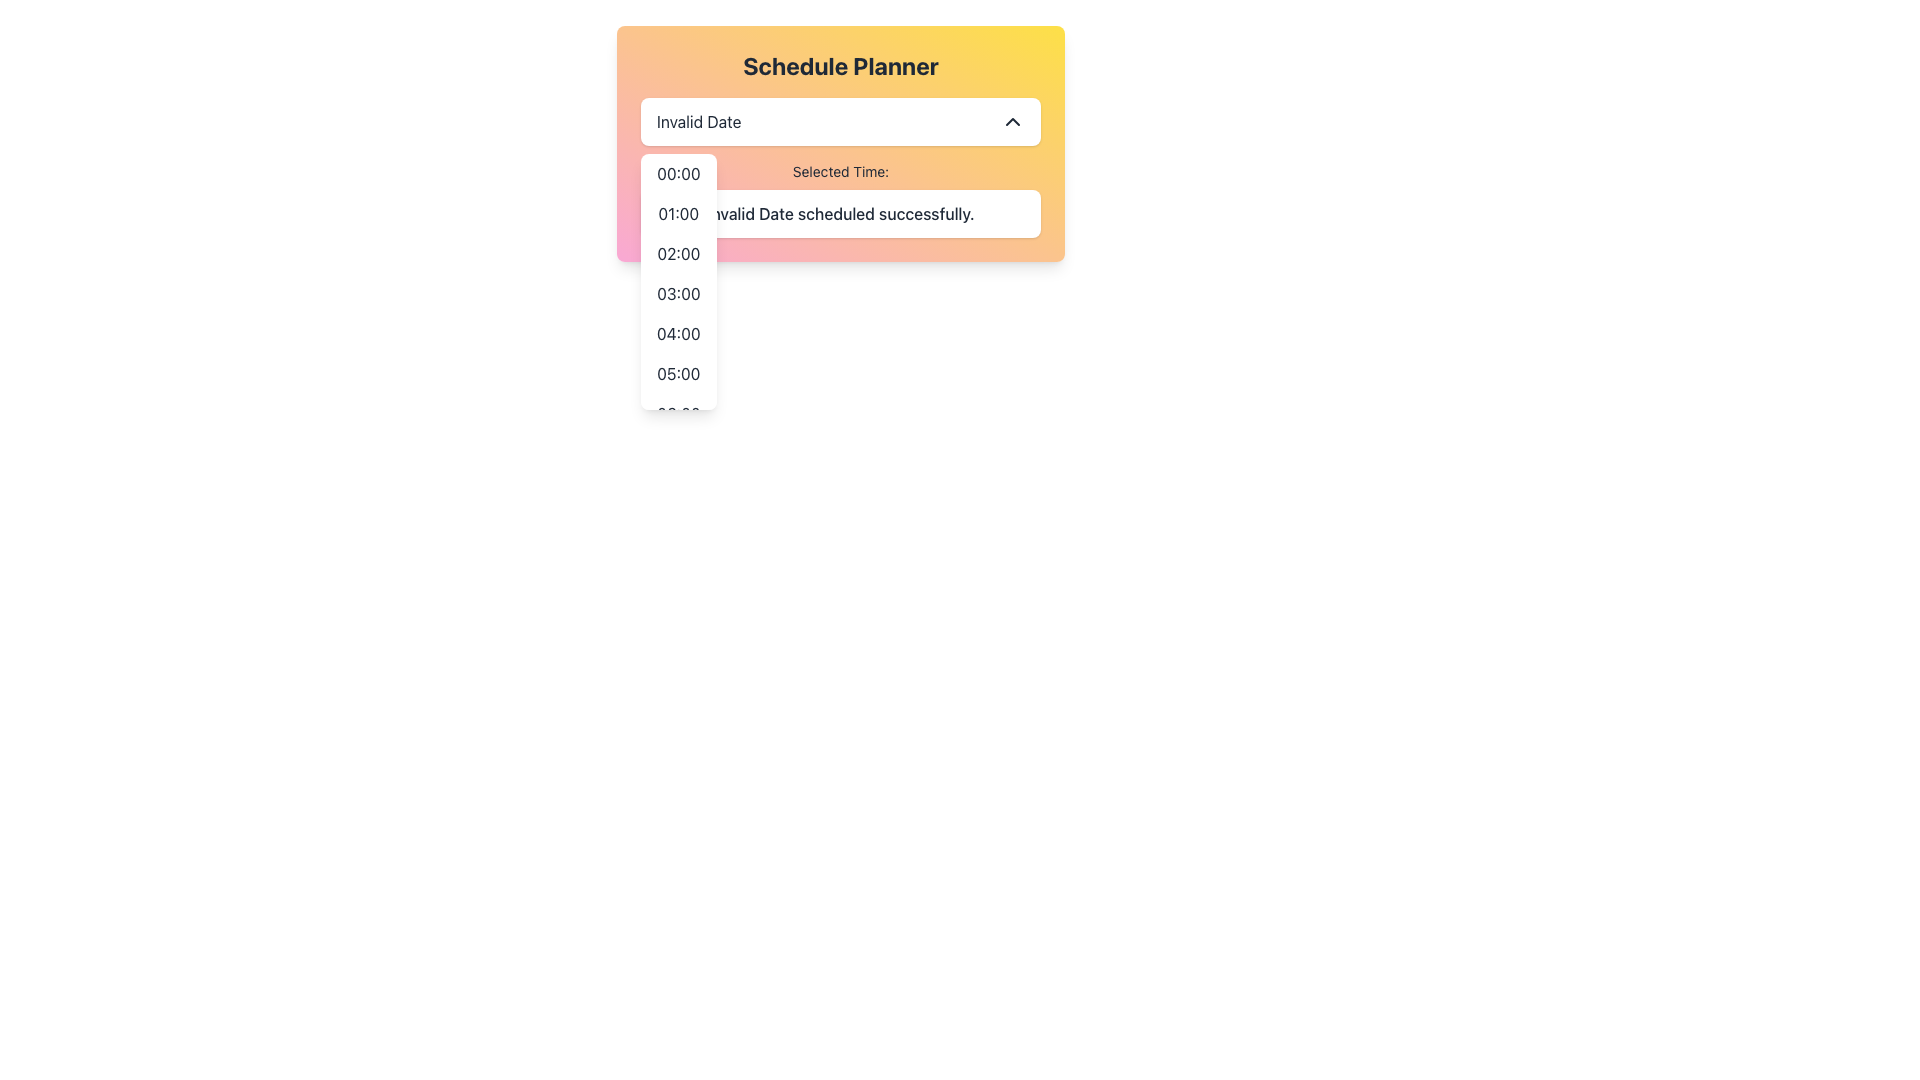 The height and width of the screenshot is (1080, 1920). Describe the element at coordinates (840, 64) in the screenshot. I see `the bold, large title text 'Schedule Planner' which is positioned at the top of the card-like structure with a gradient background` at that location.